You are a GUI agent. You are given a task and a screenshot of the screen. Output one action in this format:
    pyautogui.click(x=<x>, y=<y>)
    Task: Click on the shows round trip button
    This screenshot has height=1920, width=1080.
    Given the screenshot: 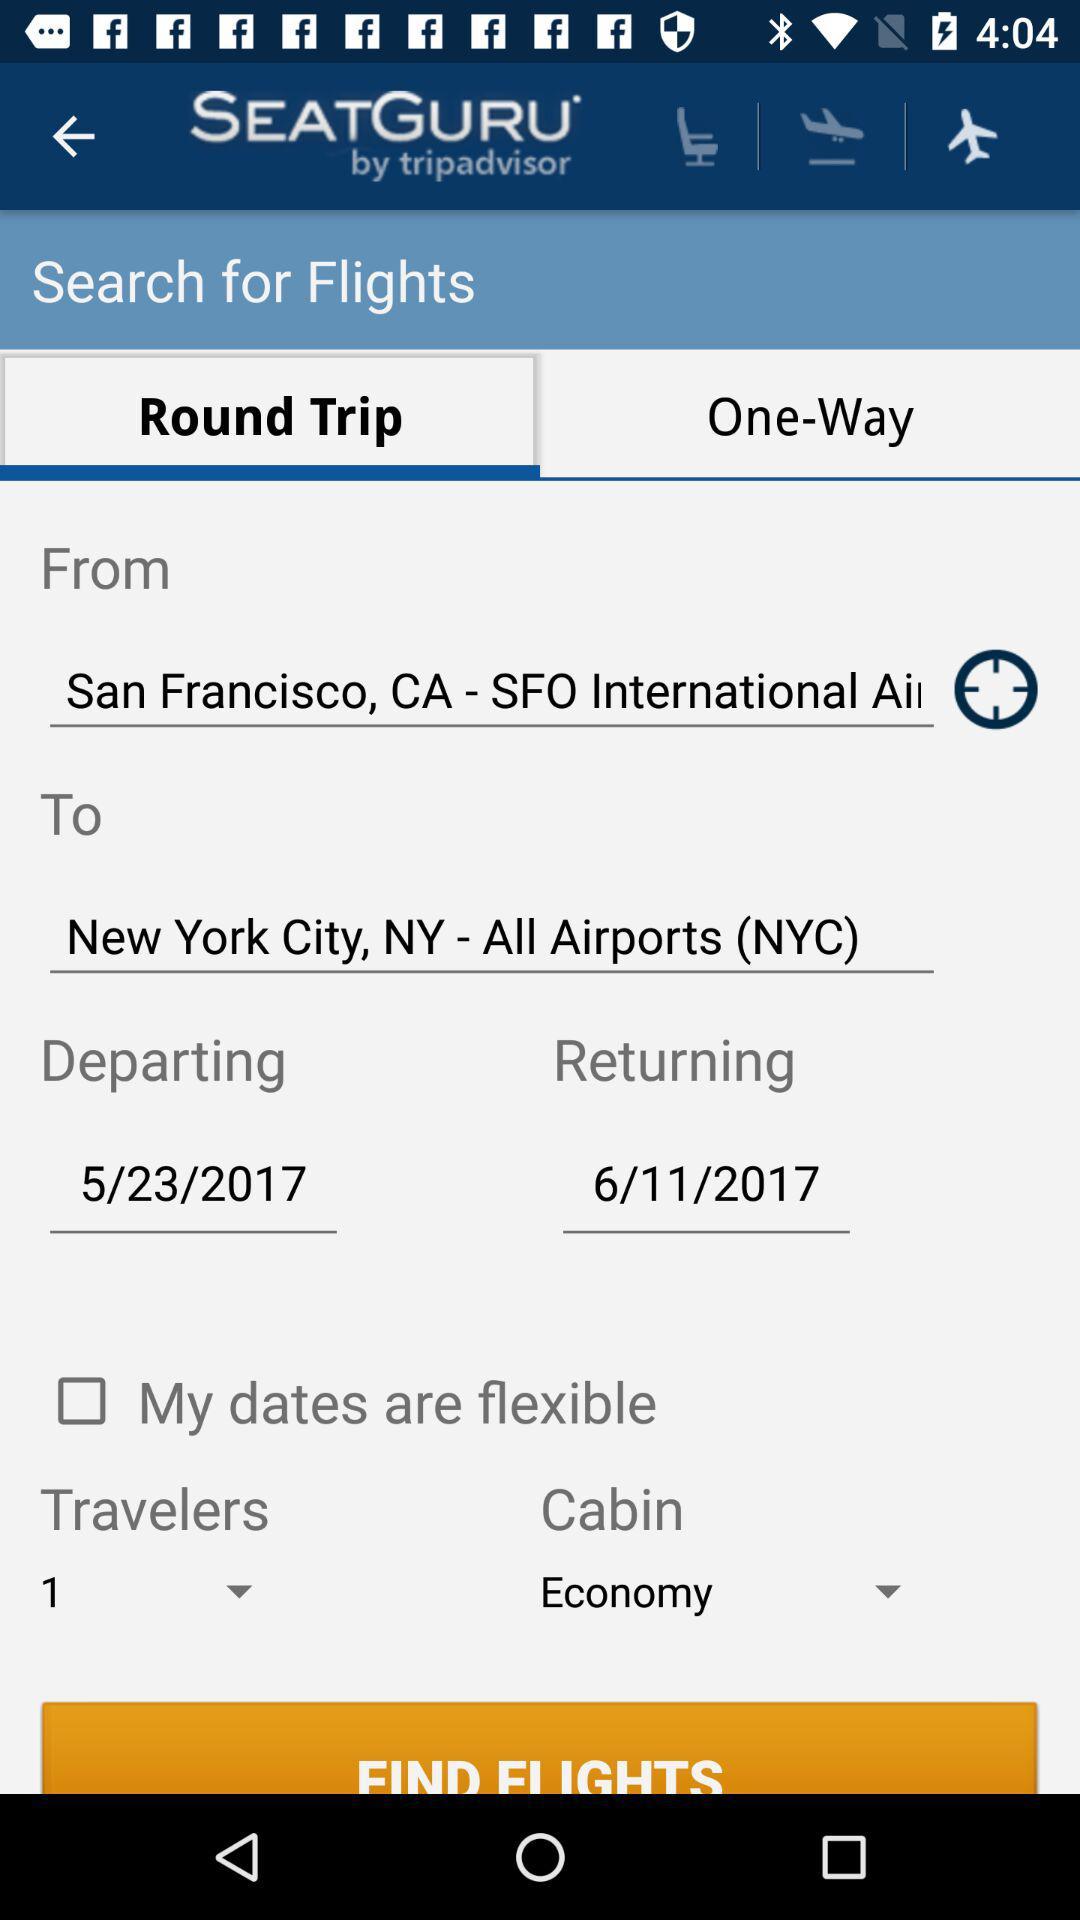 What is the action you would take?
    pyautogui.click(x=996, y=689)
    